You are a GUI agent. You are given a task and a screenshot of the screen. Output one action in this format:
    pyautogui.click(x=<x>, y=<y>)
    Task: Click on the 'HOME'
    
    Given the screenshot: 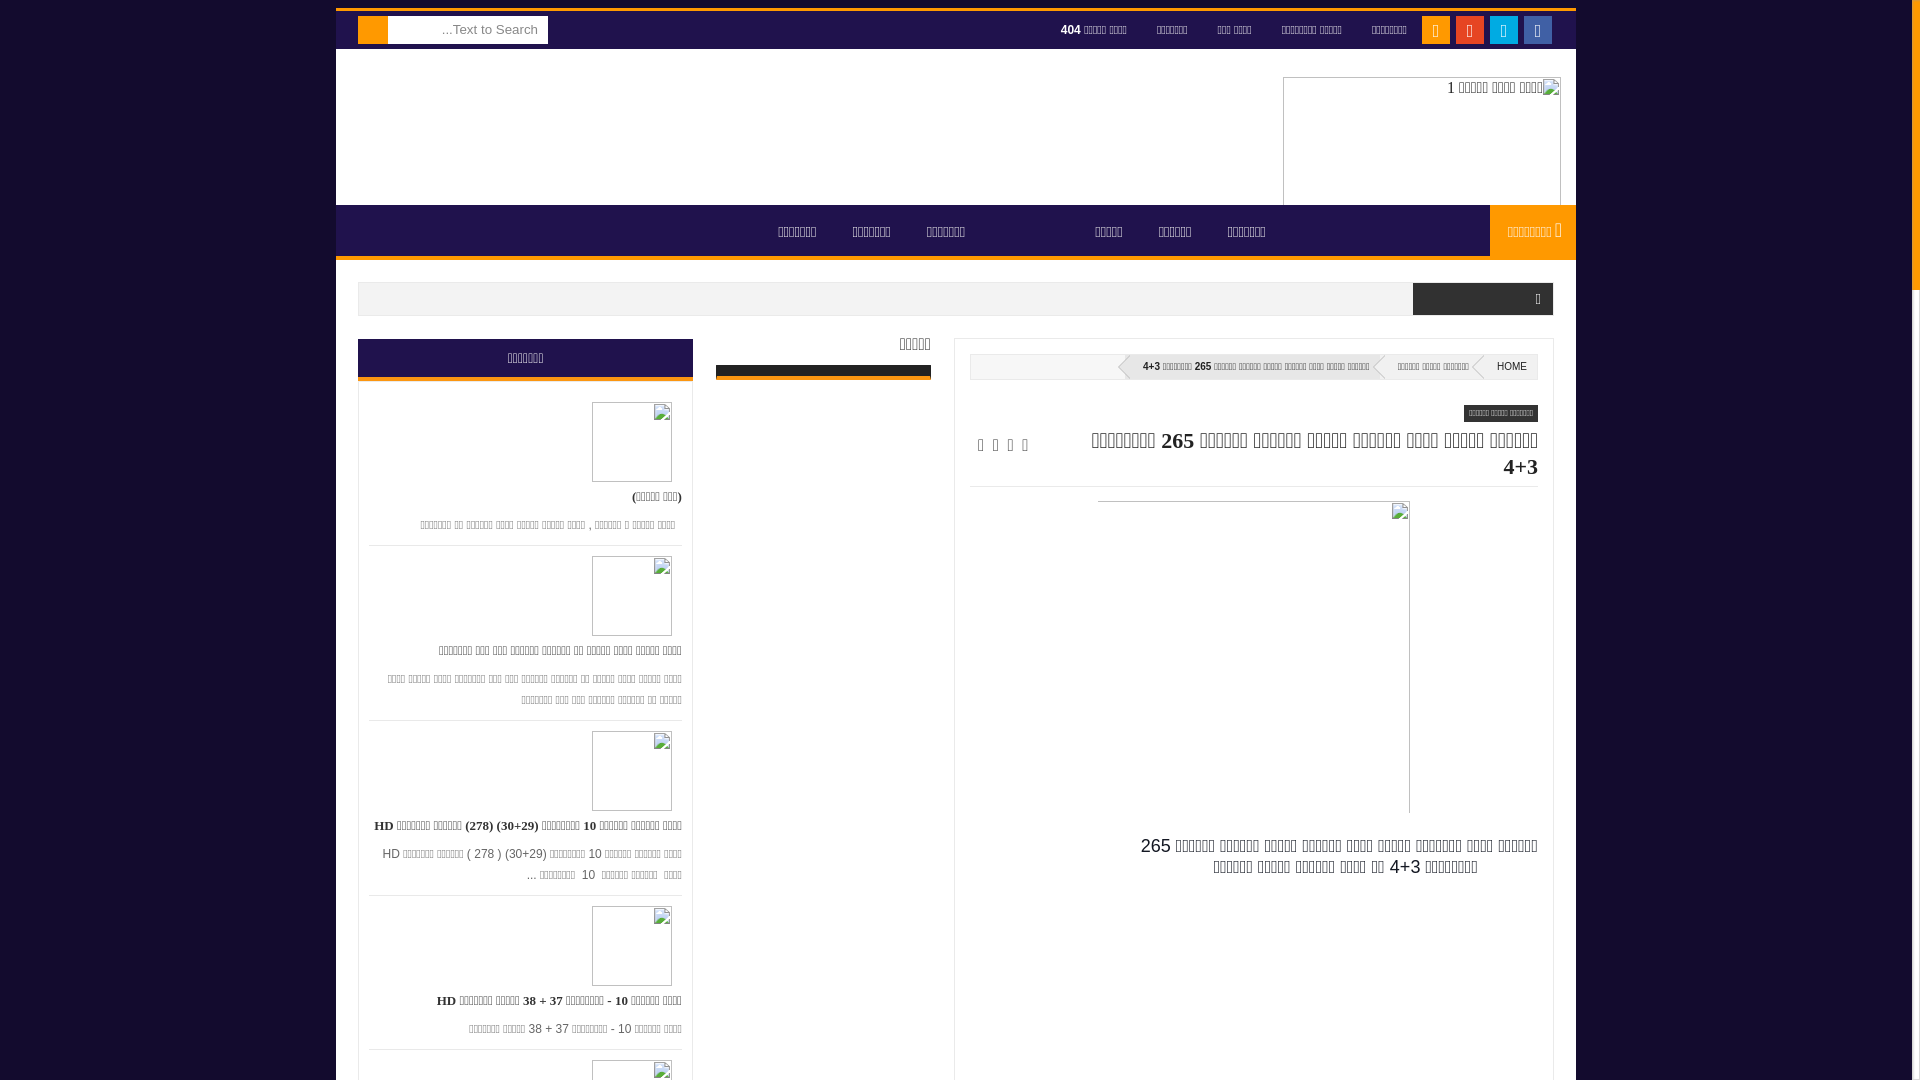 What is the action you would take?
    pyautogui.click(x=1507, y=366)
    